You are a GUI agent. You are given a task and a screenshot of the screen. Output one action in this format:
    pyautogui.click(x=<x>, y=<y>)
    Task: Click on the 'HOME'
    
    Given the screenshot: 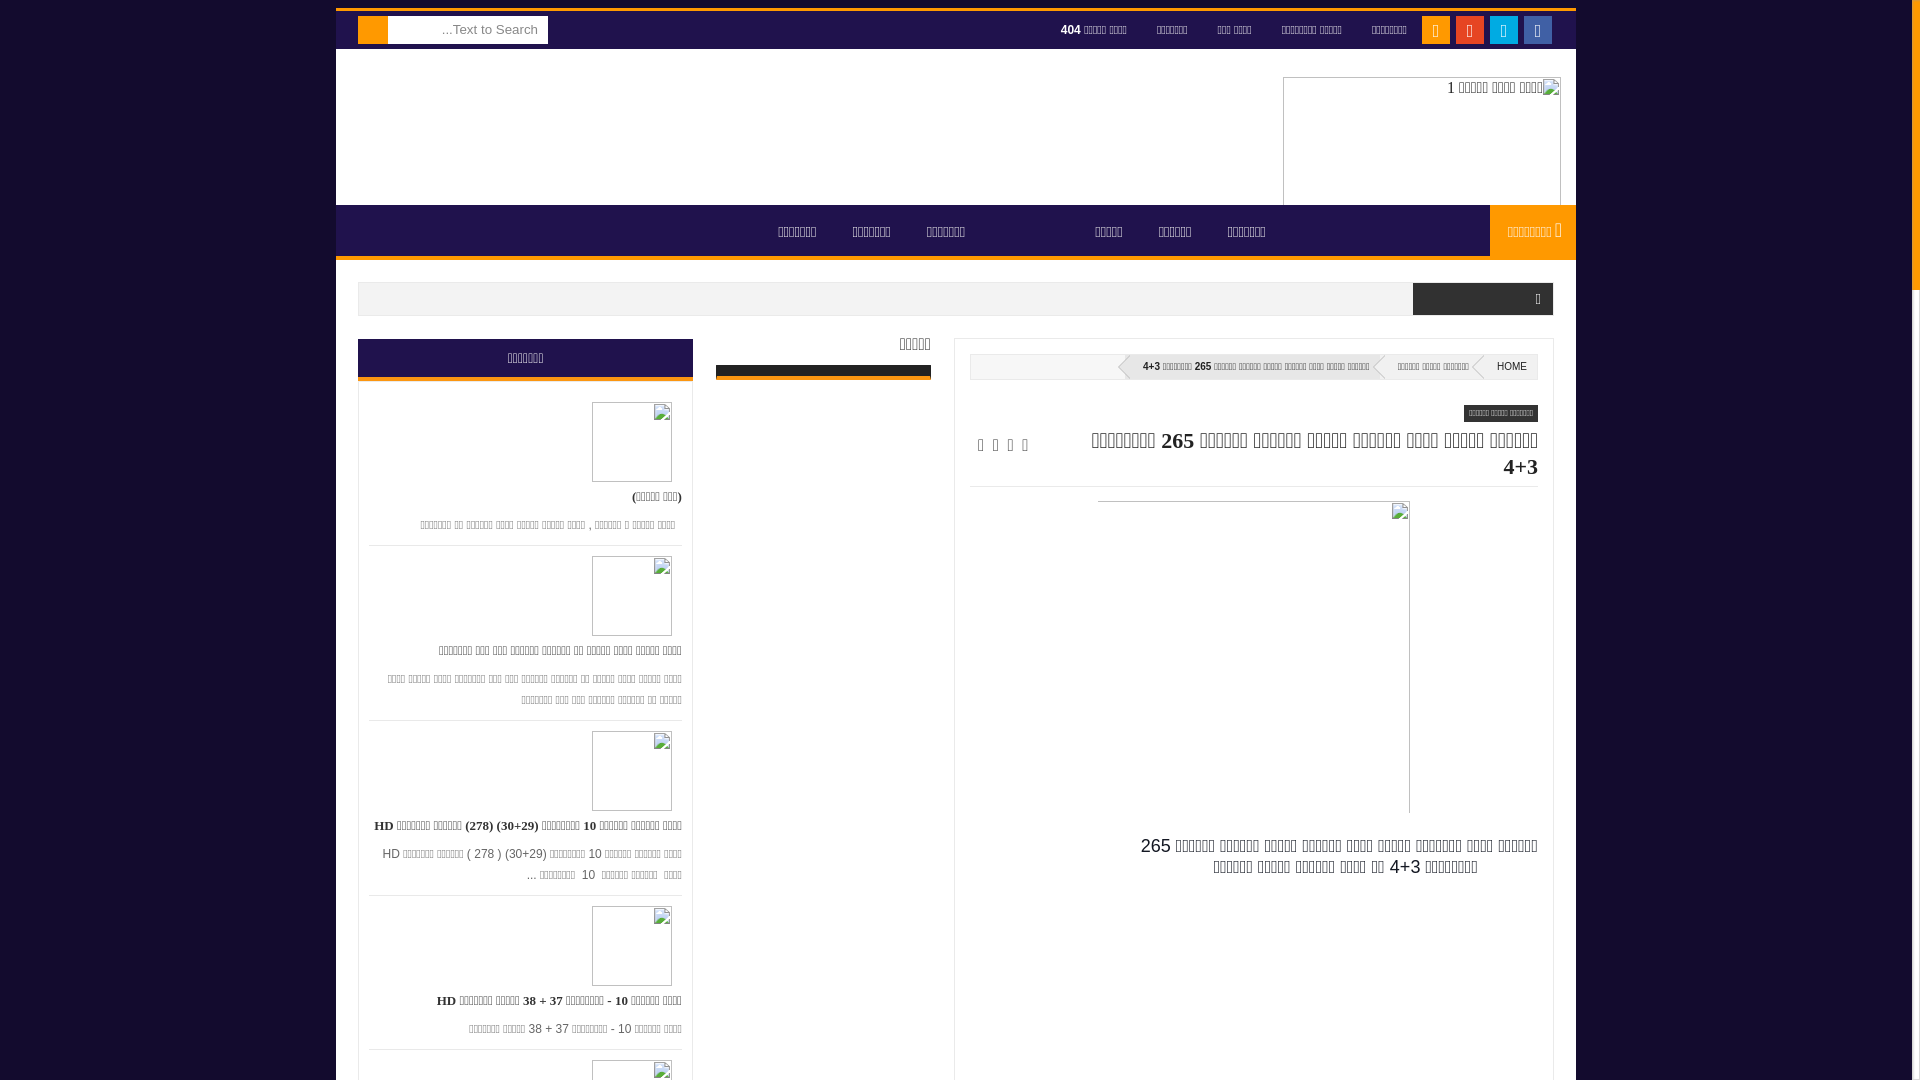 What is the action you would take?
    pyautogui.click(x=1507, y=366)
    